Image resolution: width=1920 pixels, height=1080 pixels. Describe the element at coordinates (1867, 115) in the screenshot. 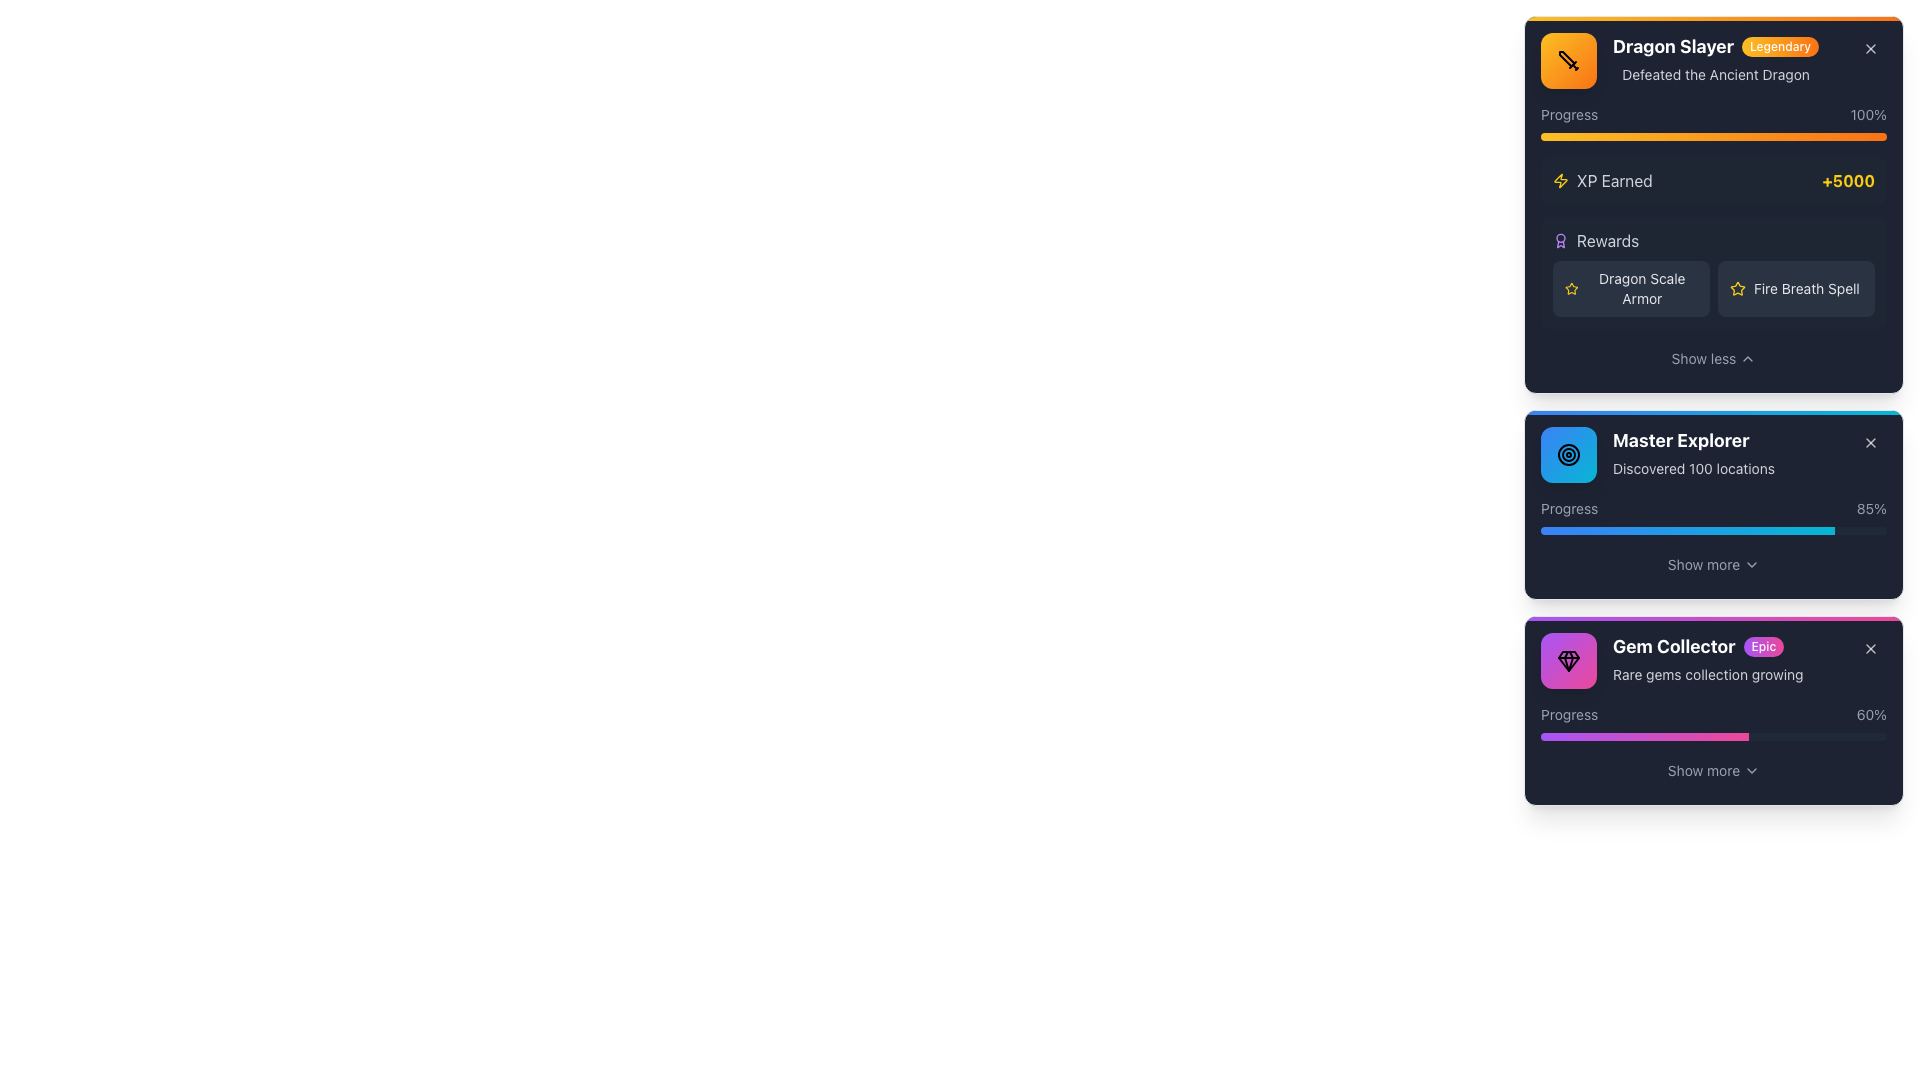

I see `the text label that displays the completion percentage of the progress bar, which is located to the right of the 'Progress' label in the 'Dragon Slayer' card` at that location.